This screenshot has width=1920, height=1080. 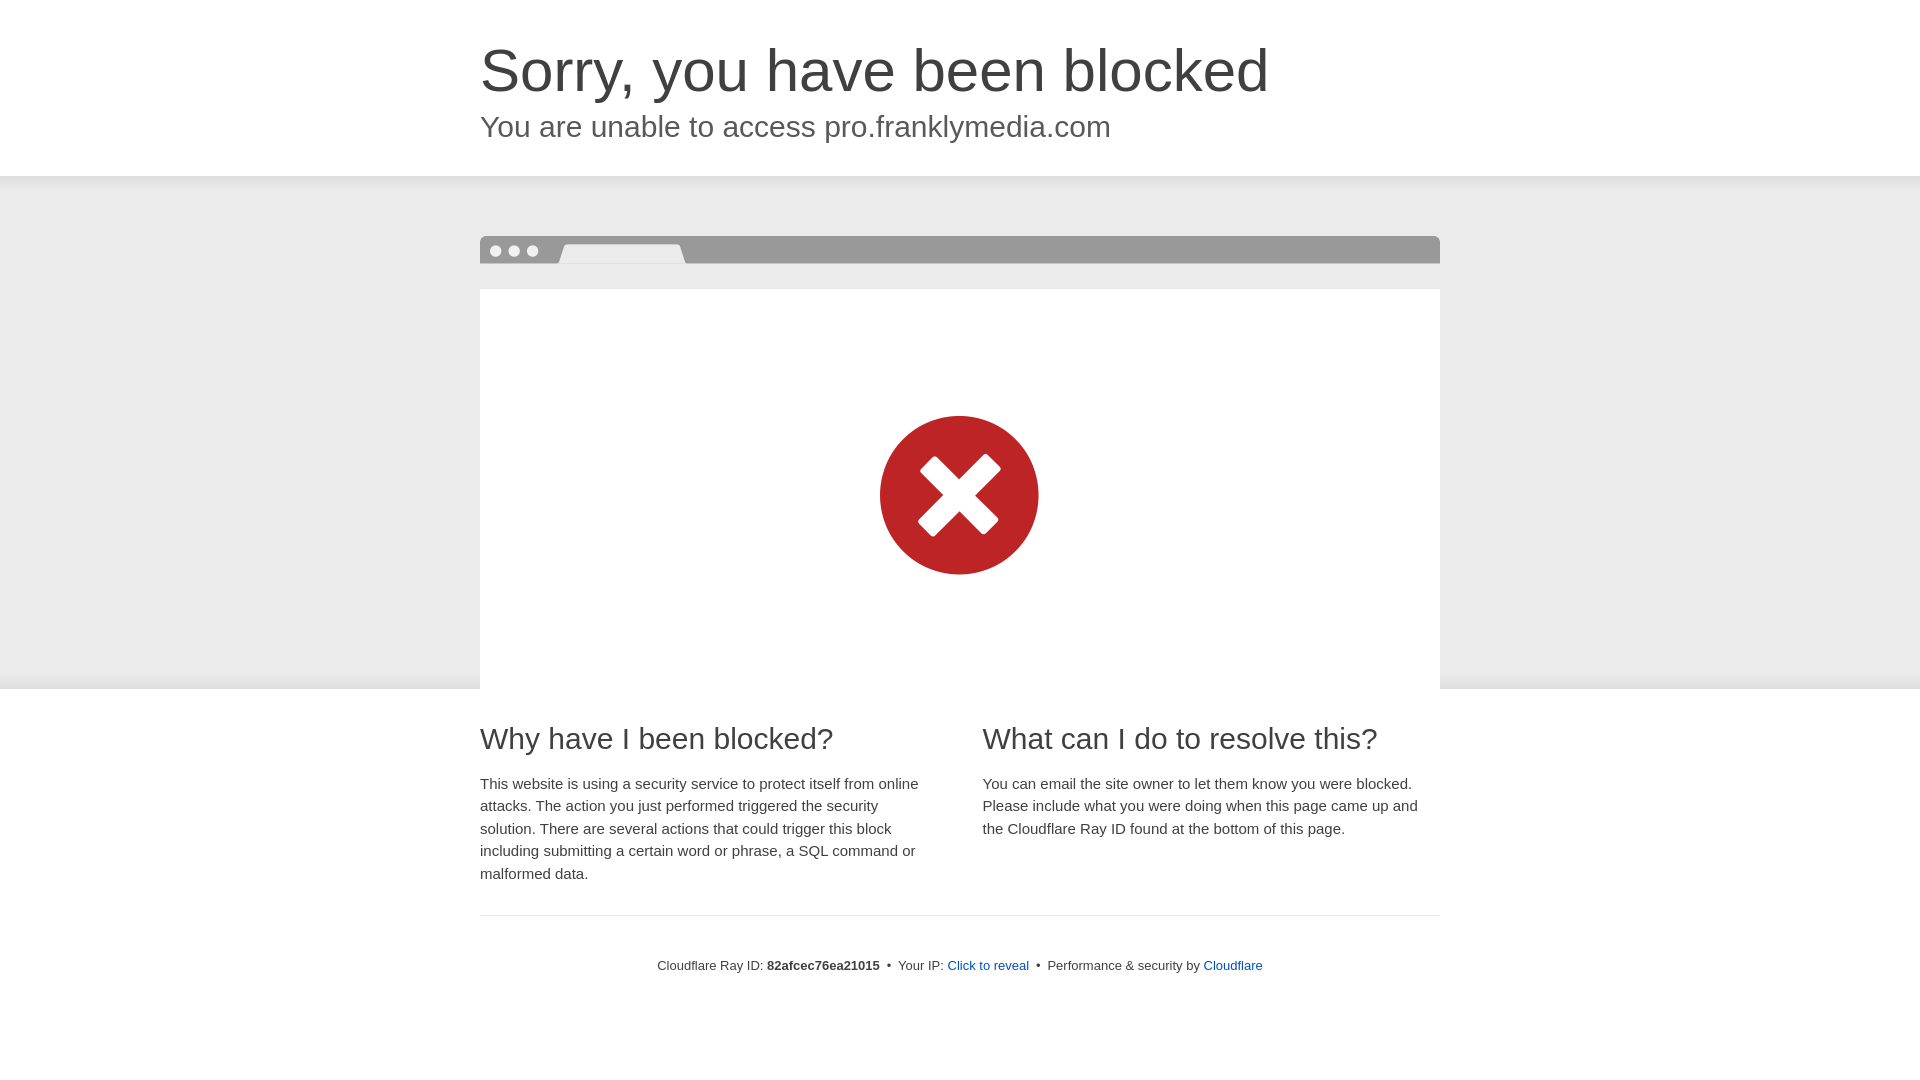 I want to click on 'Click to reveal', so click(x=988, y=964).